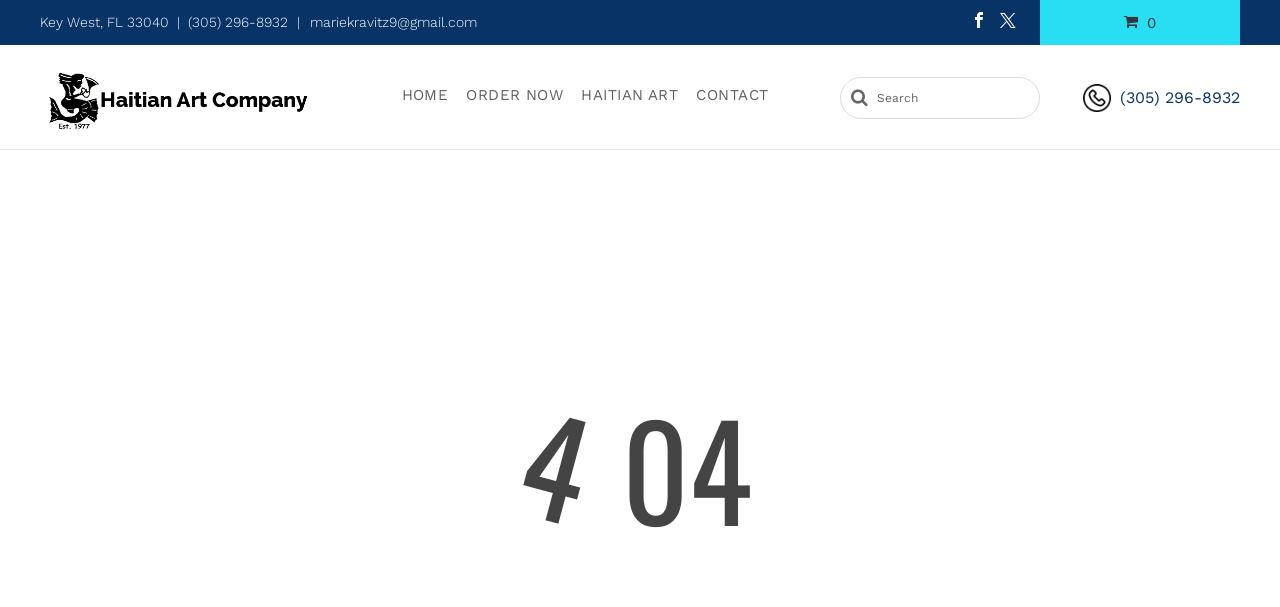 Image resolution: width=1280 pixels, height=607 pixels. I want to click on 'Haitian Art', so click(628, 94).